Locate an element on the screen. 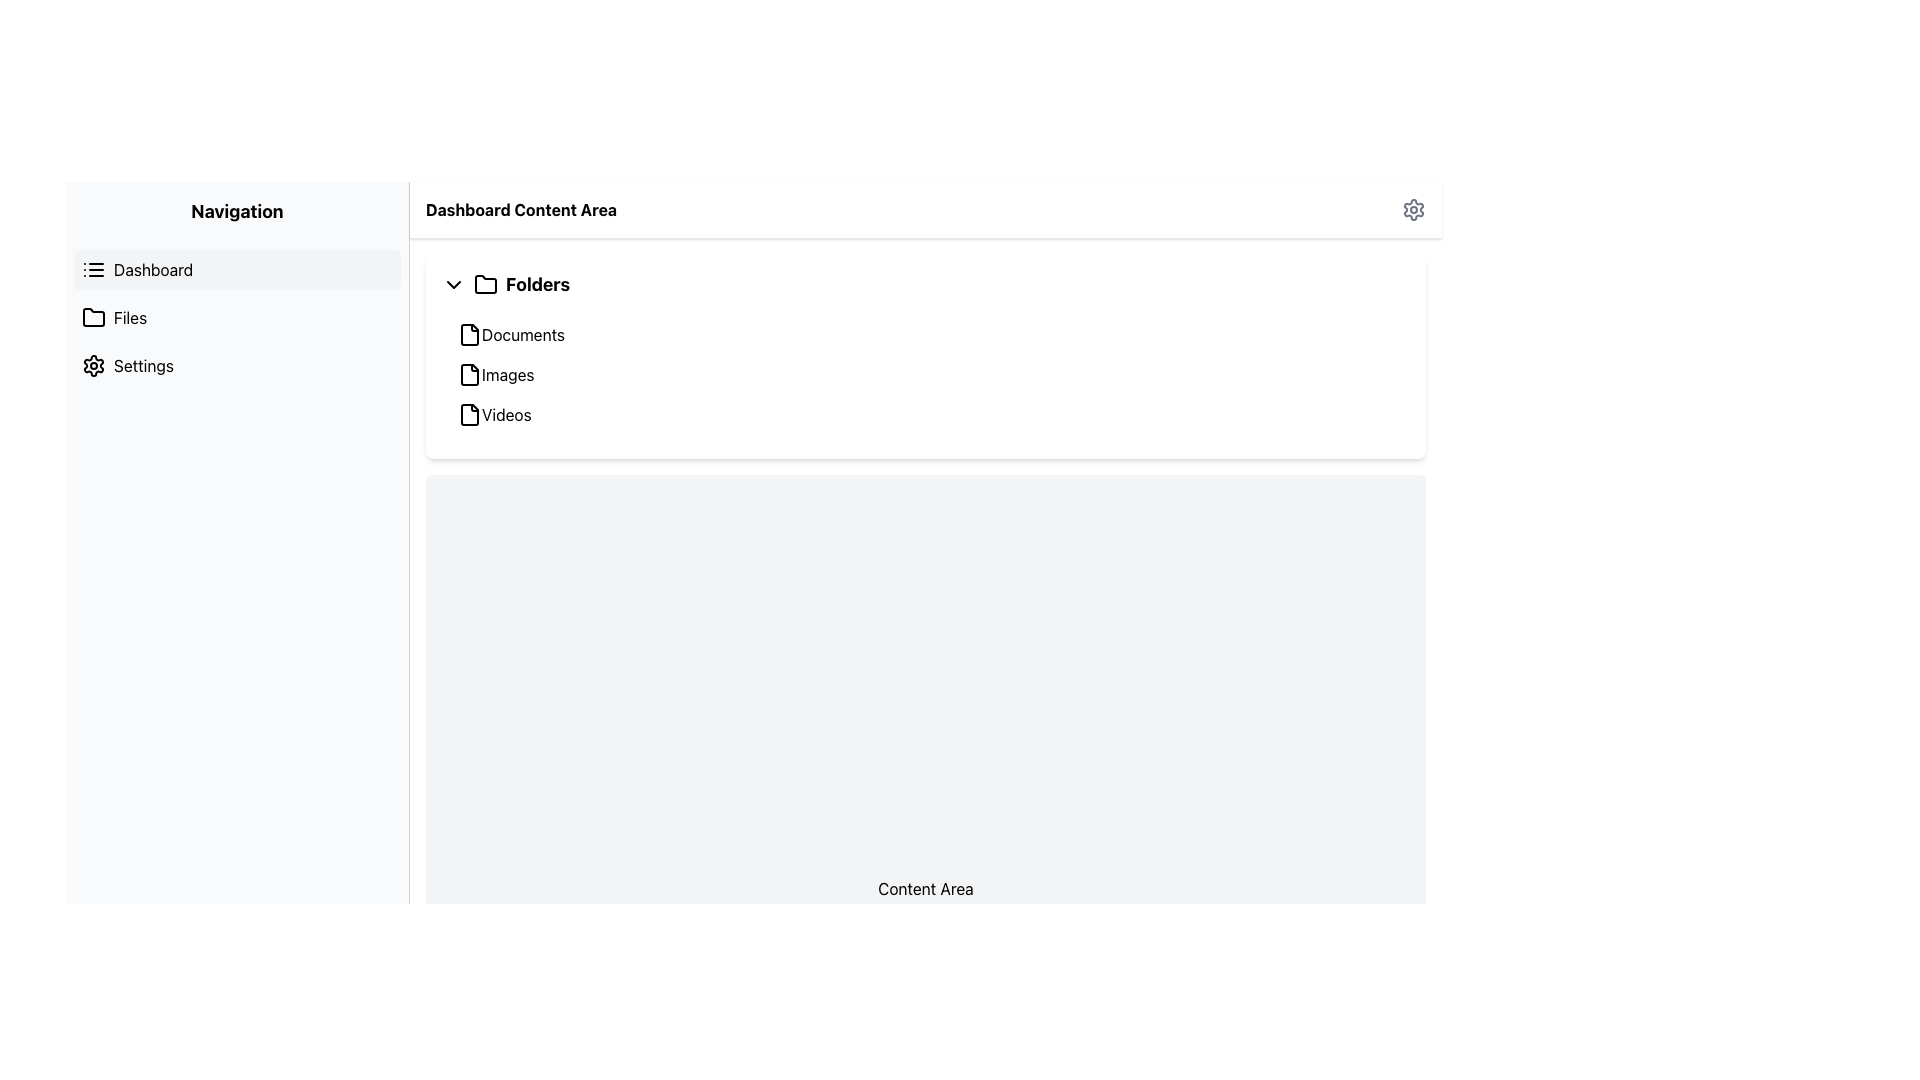 This screenshot has width=1920, height=1080. the folder icon located in the Dashboard Content Area, to the left of the text 'Folders' is located at coordinates (485, 284).